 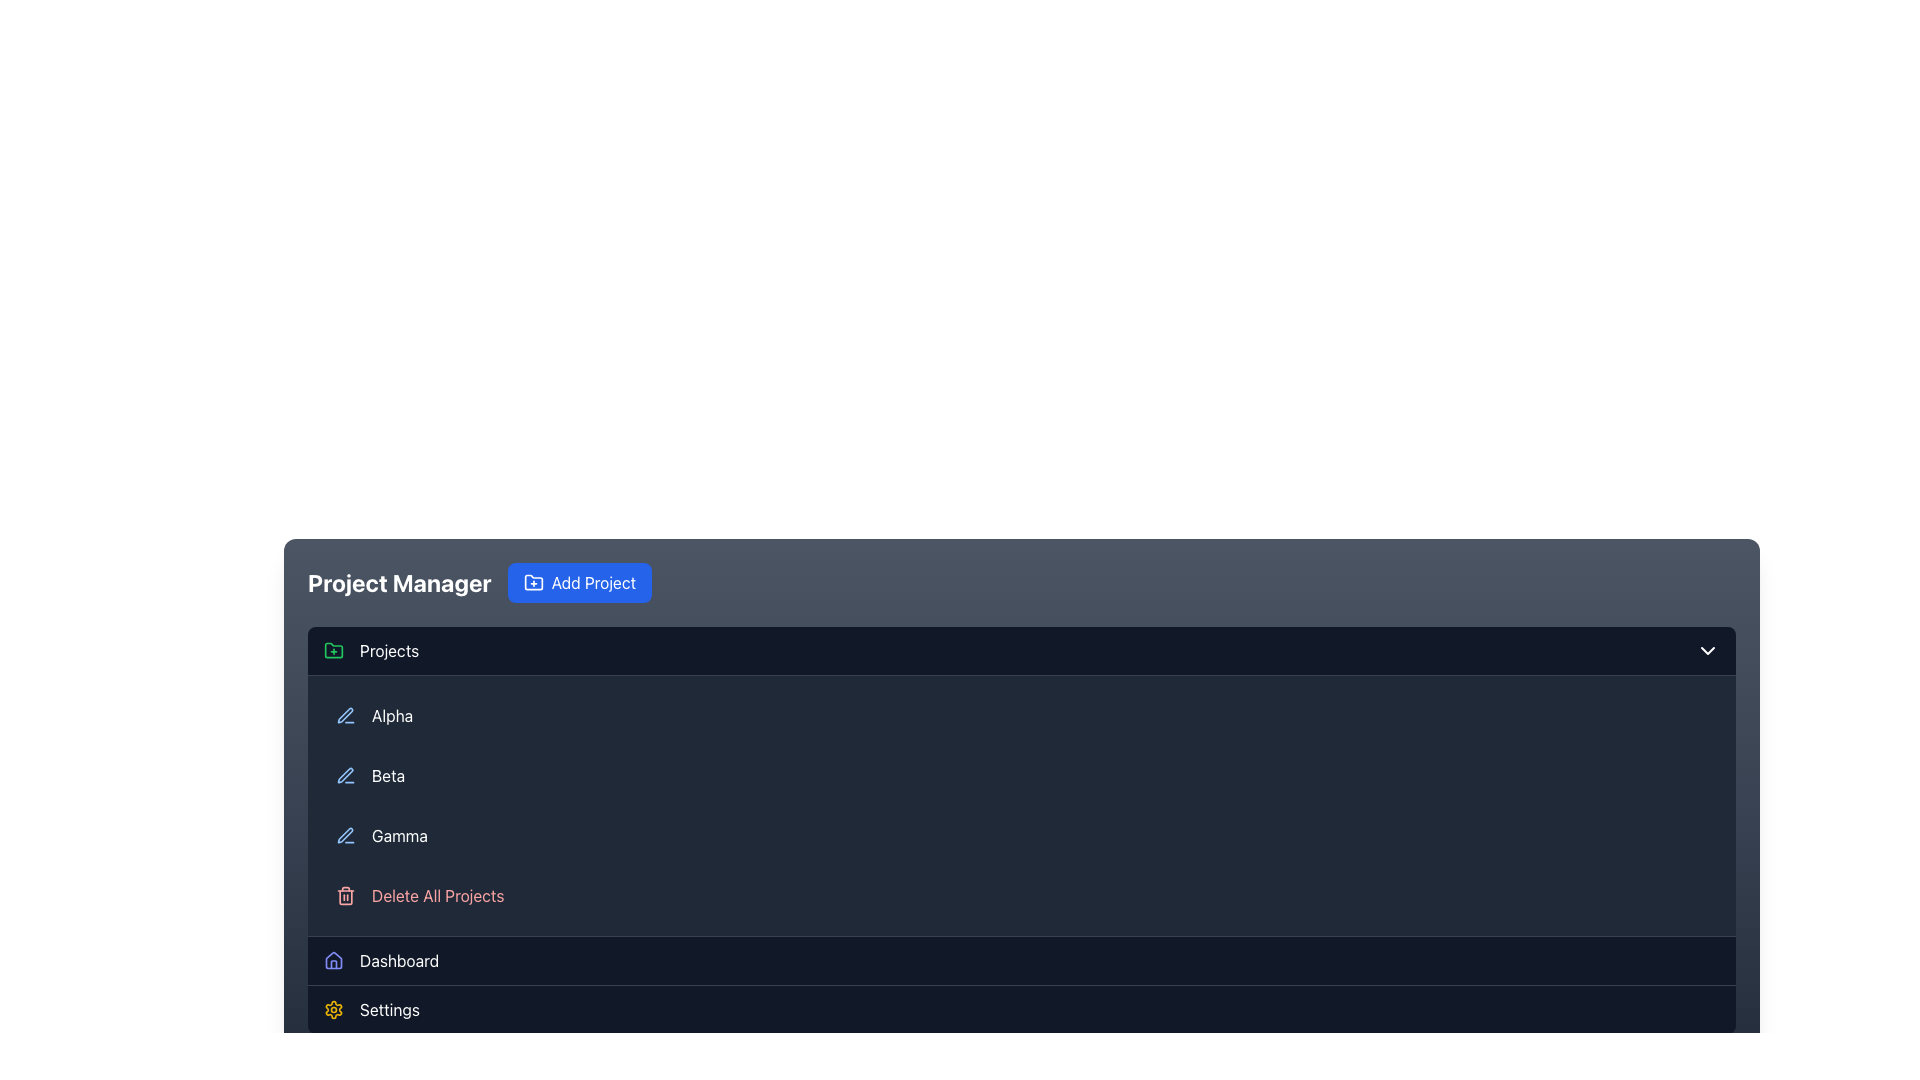 I want to click on the settings icon located at the bottom of the sidebar, so click(x=334, y=1010).